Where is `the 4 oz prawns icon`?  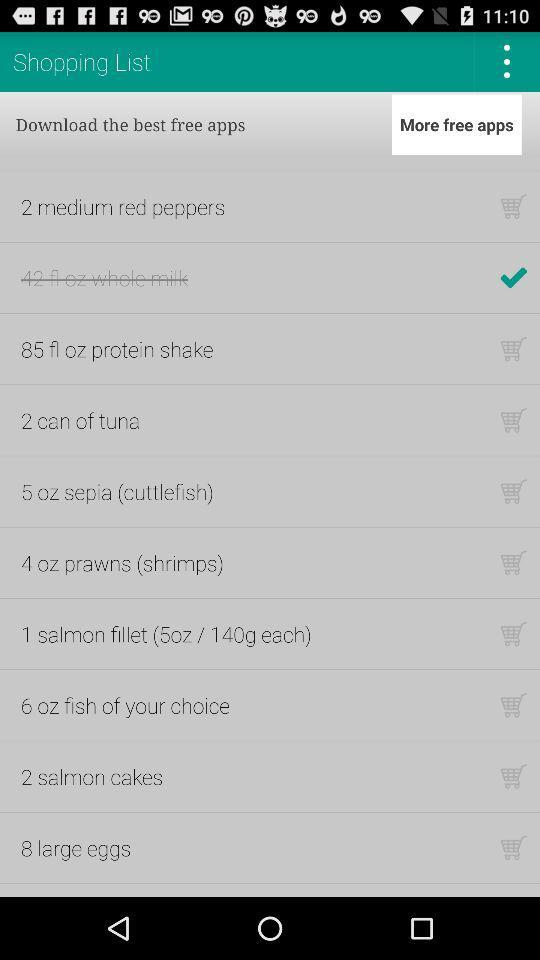 the 4 oz prawns icon is located at coordinates (122, 562).